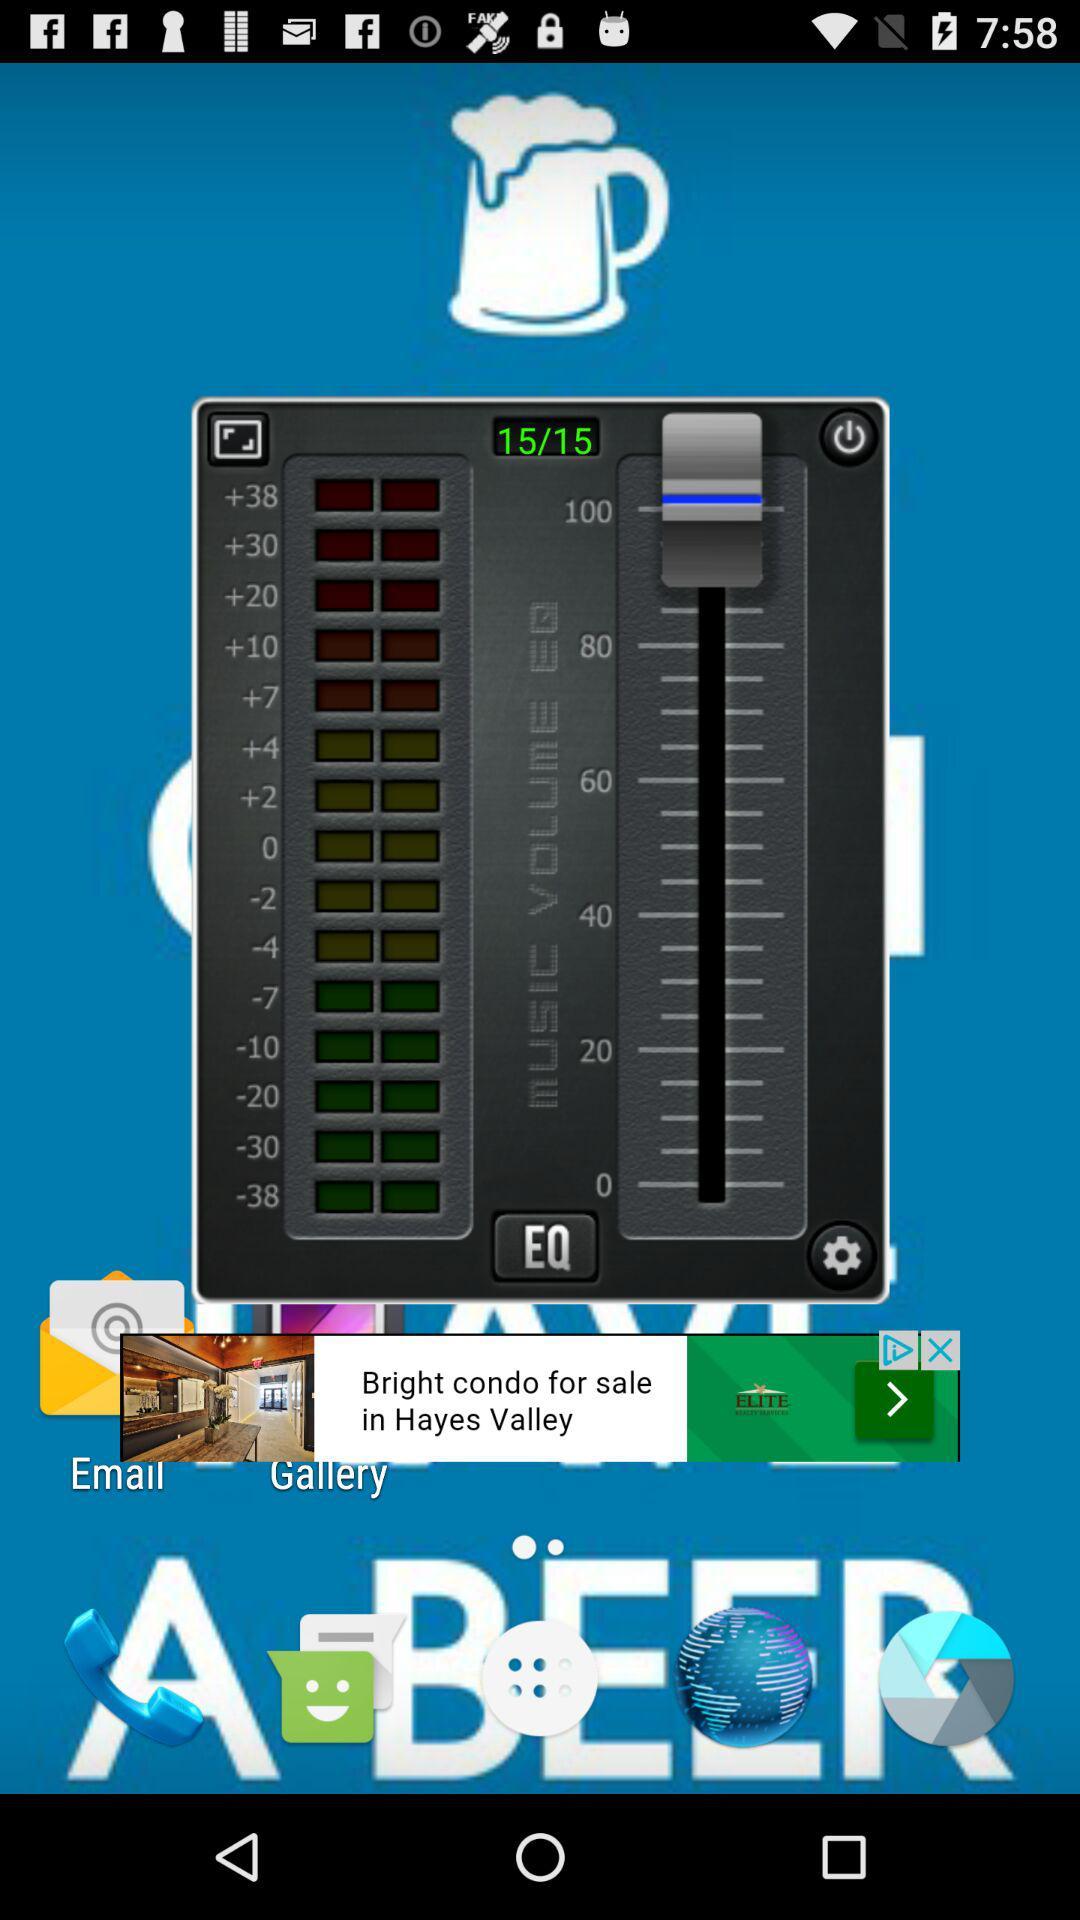  I want to click on advertisement banner, so click(540, 1395).